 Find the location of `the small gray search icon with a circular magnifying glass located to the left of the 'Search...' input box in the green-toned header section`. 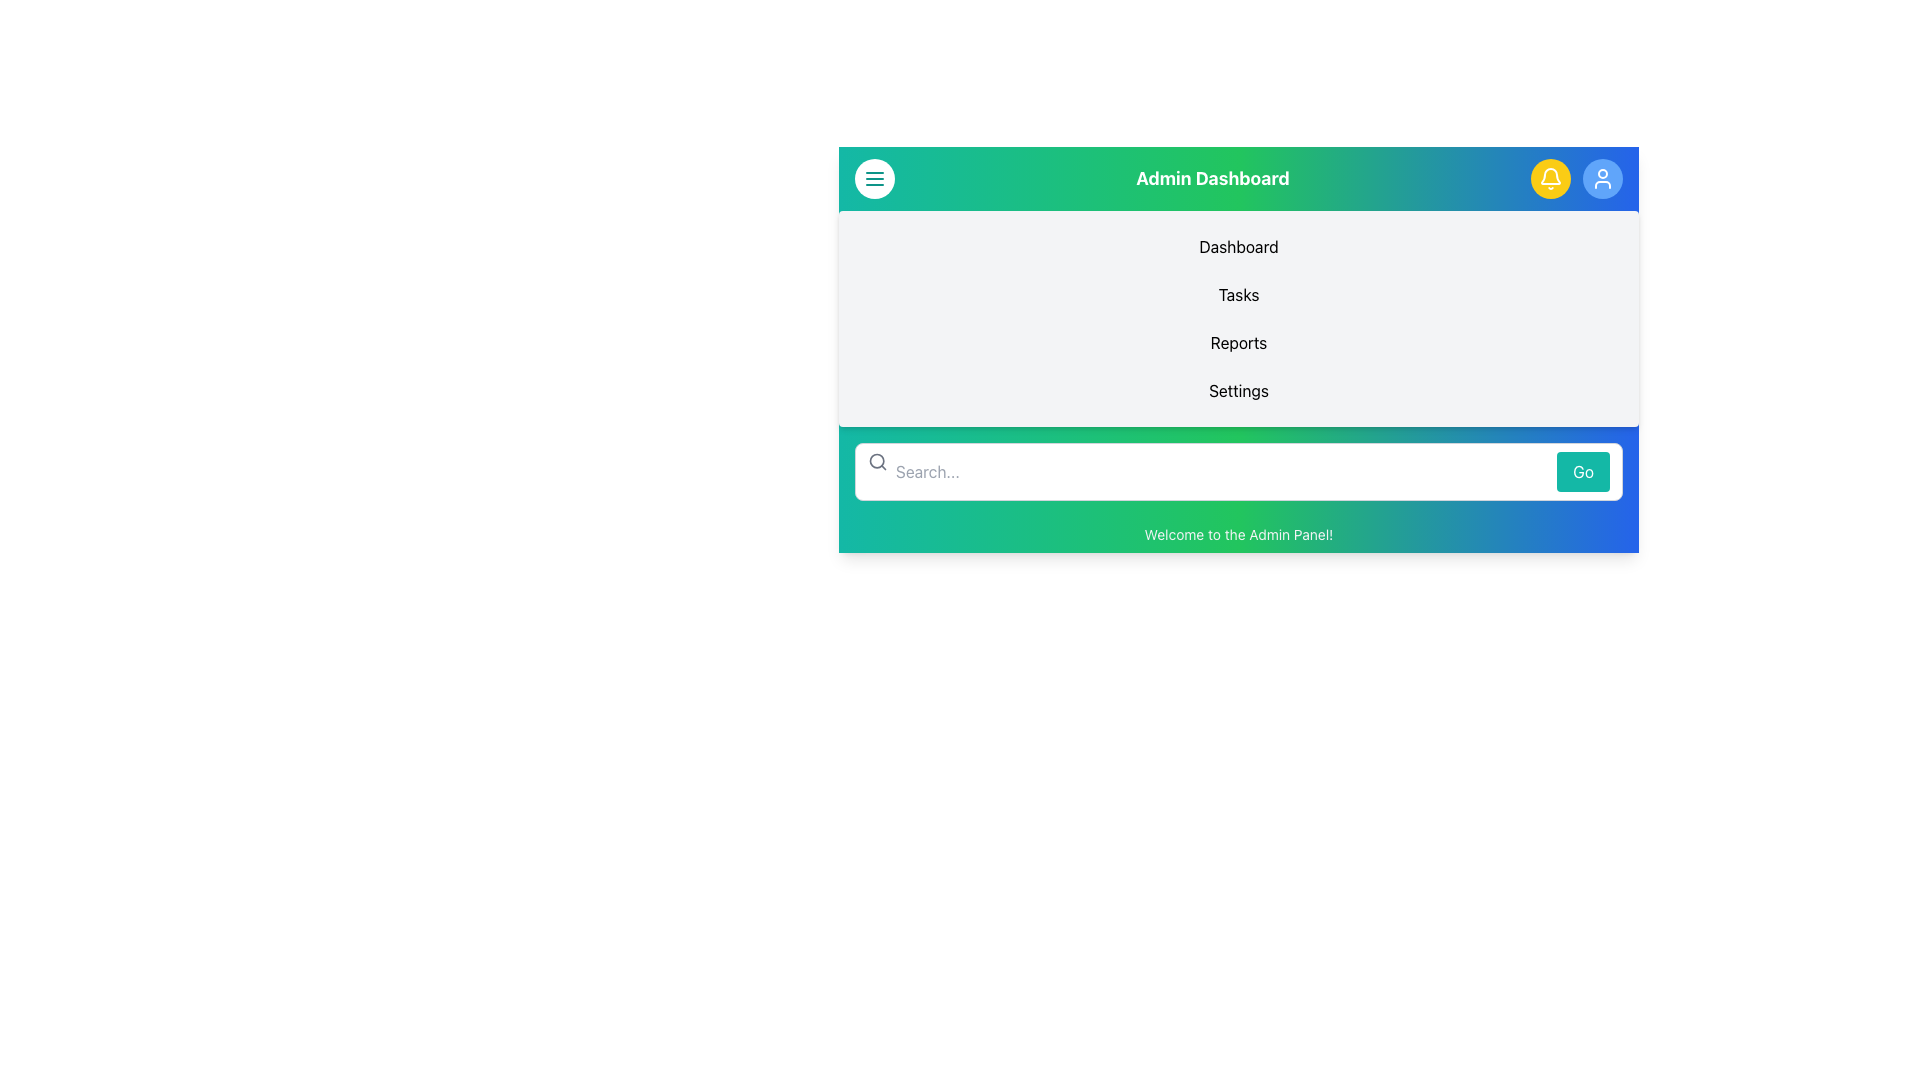

the small gray search icon with a circular magnifying glass located to the left of the 'Search...' input box in the green-toned header section is located at coordinates (878, 462).